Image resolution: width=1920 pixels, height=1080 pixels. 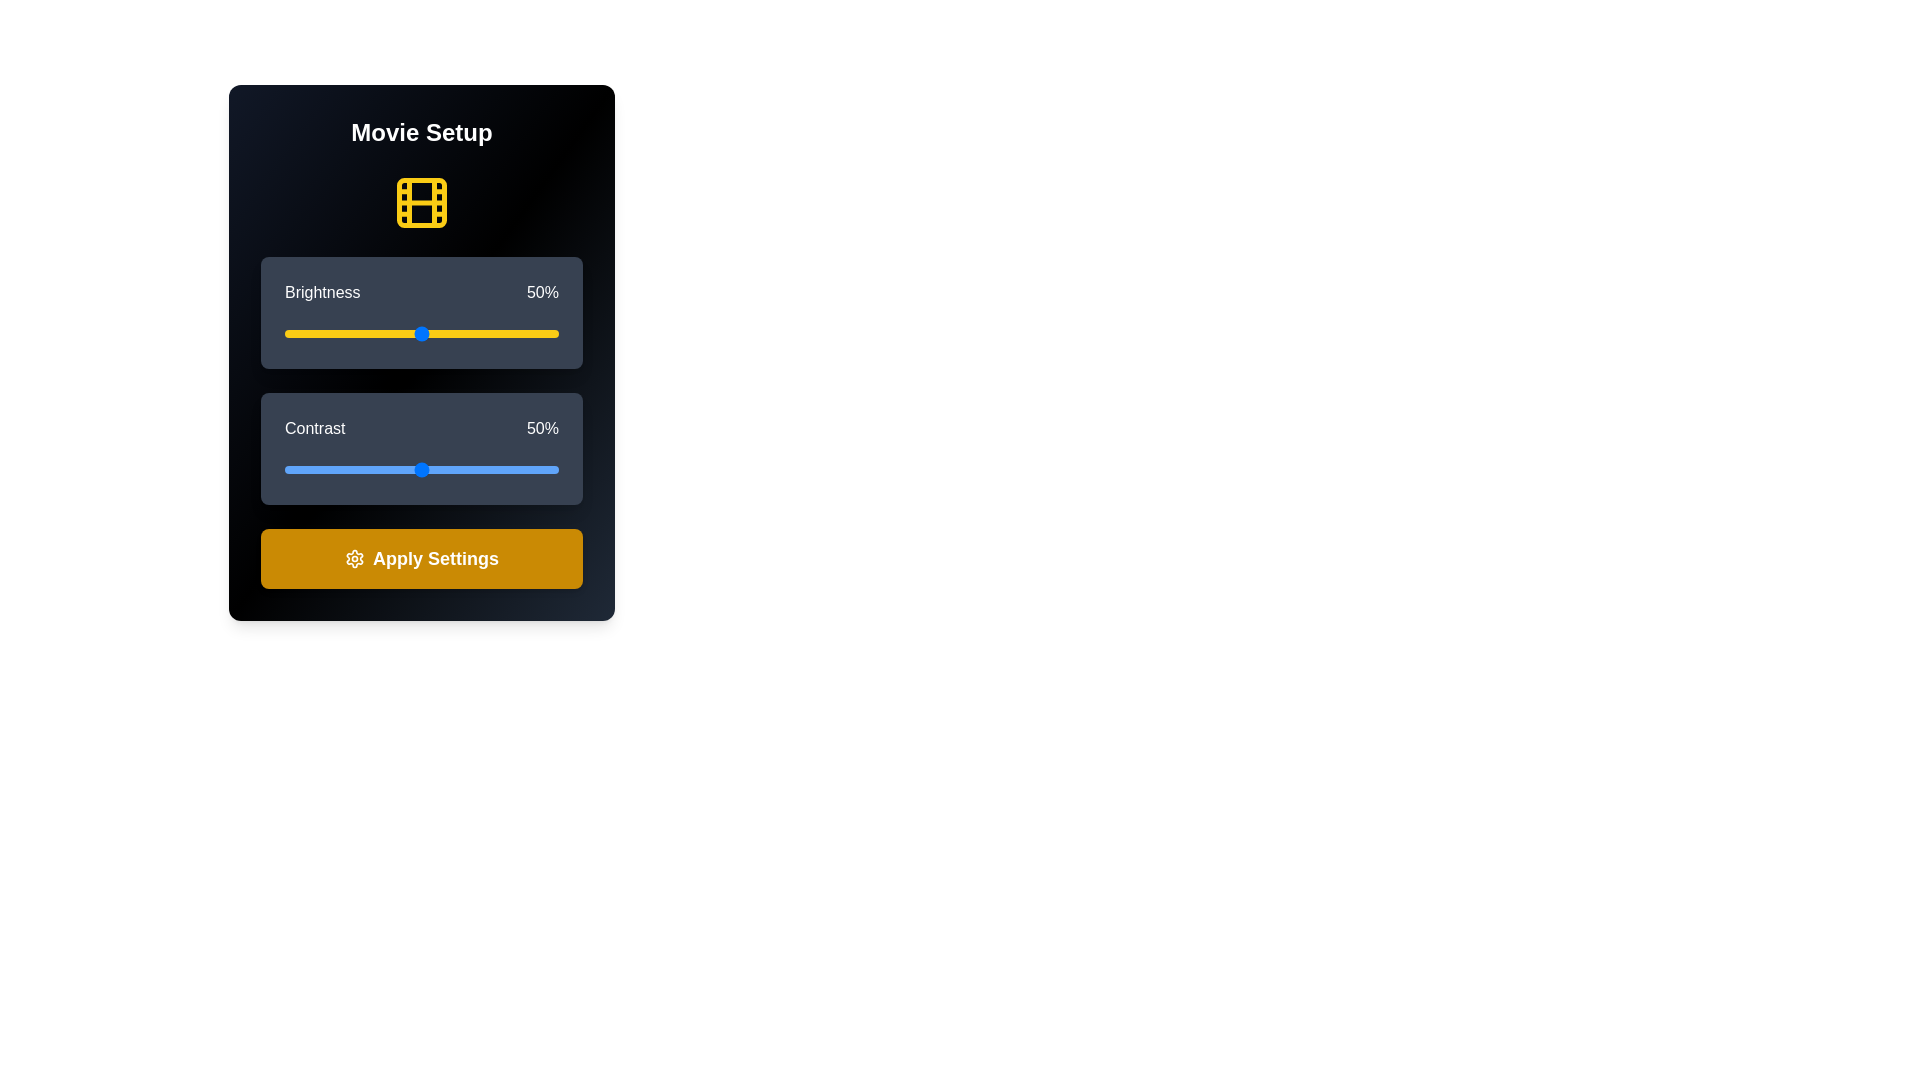 What do you see at coordinates (294, 470) in the screenshot?
I see `the contrast slider to 4%` at bounding box center [294, 470].